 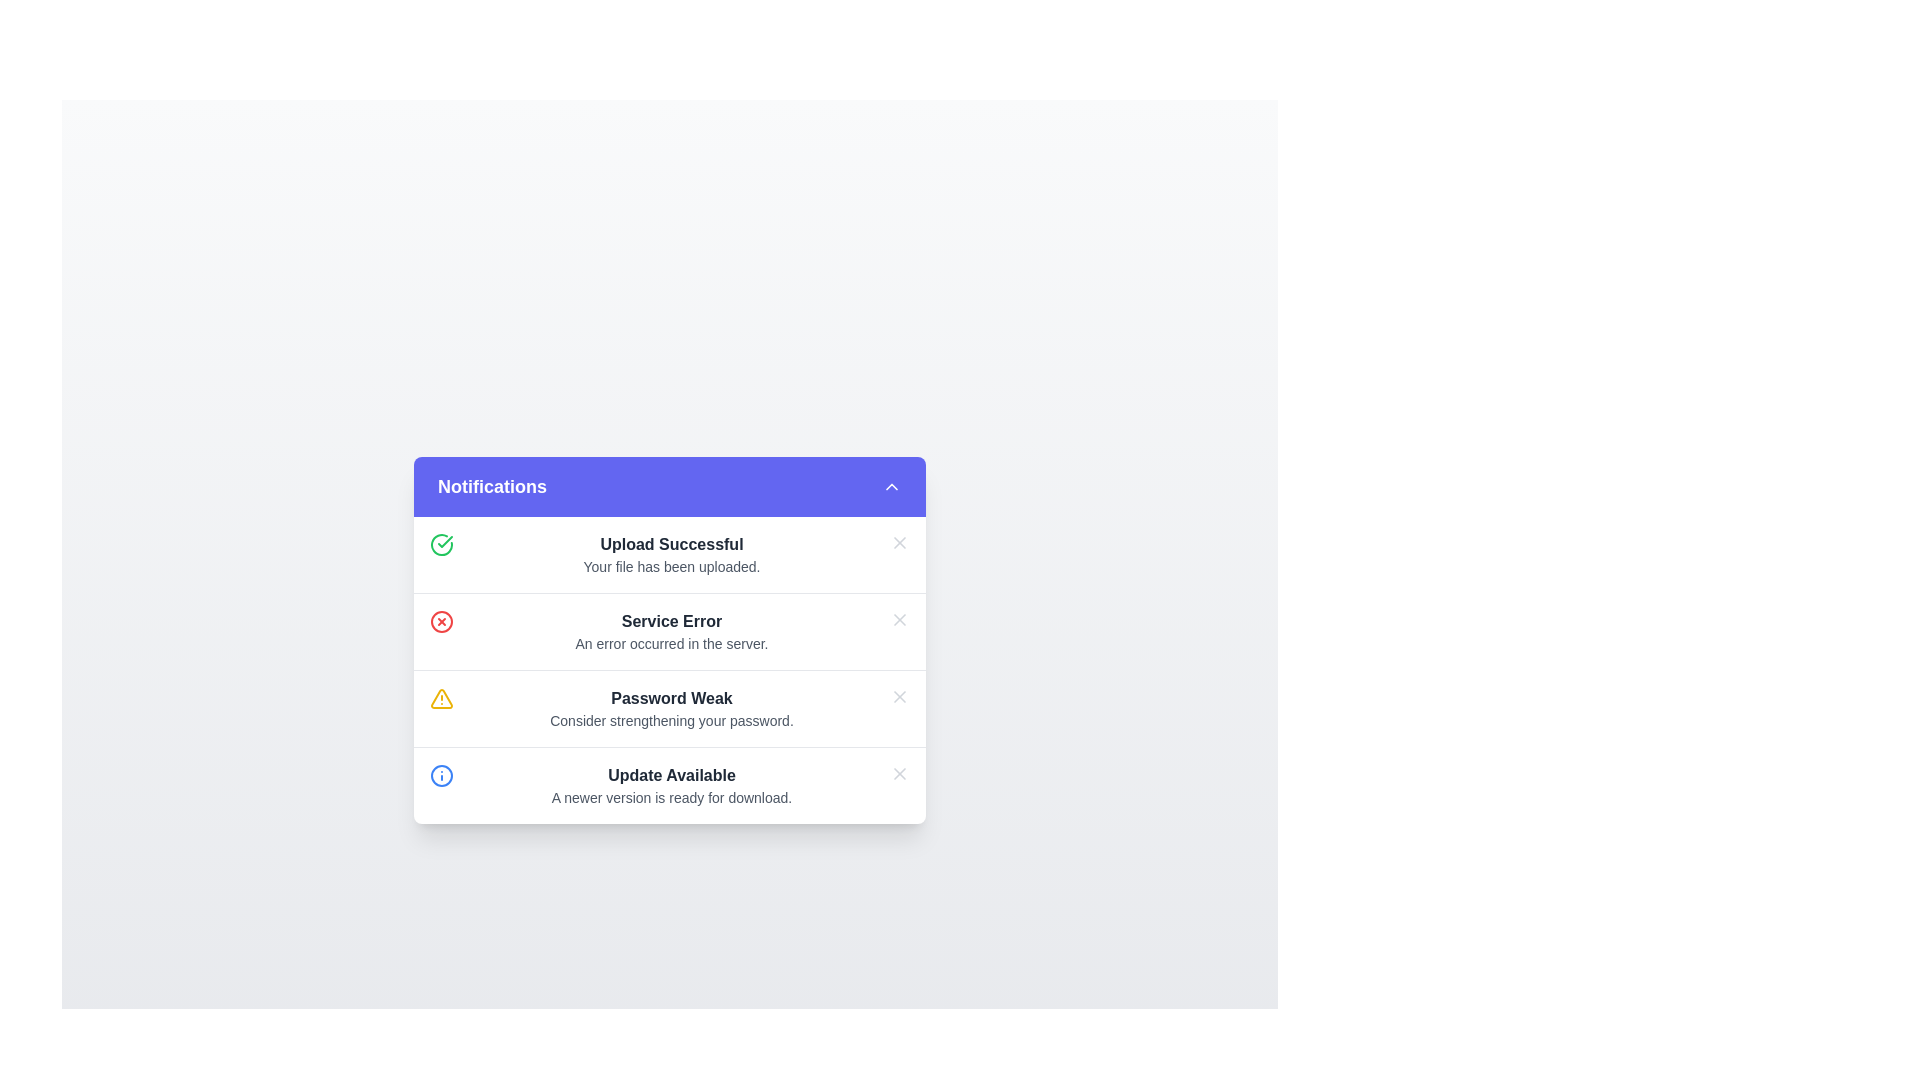 I want to click on the 'Upload Successful' text label in the notification card, which is displayed in bold dark gray font and is the first line in the notification panel, so click(x=672, y=543).